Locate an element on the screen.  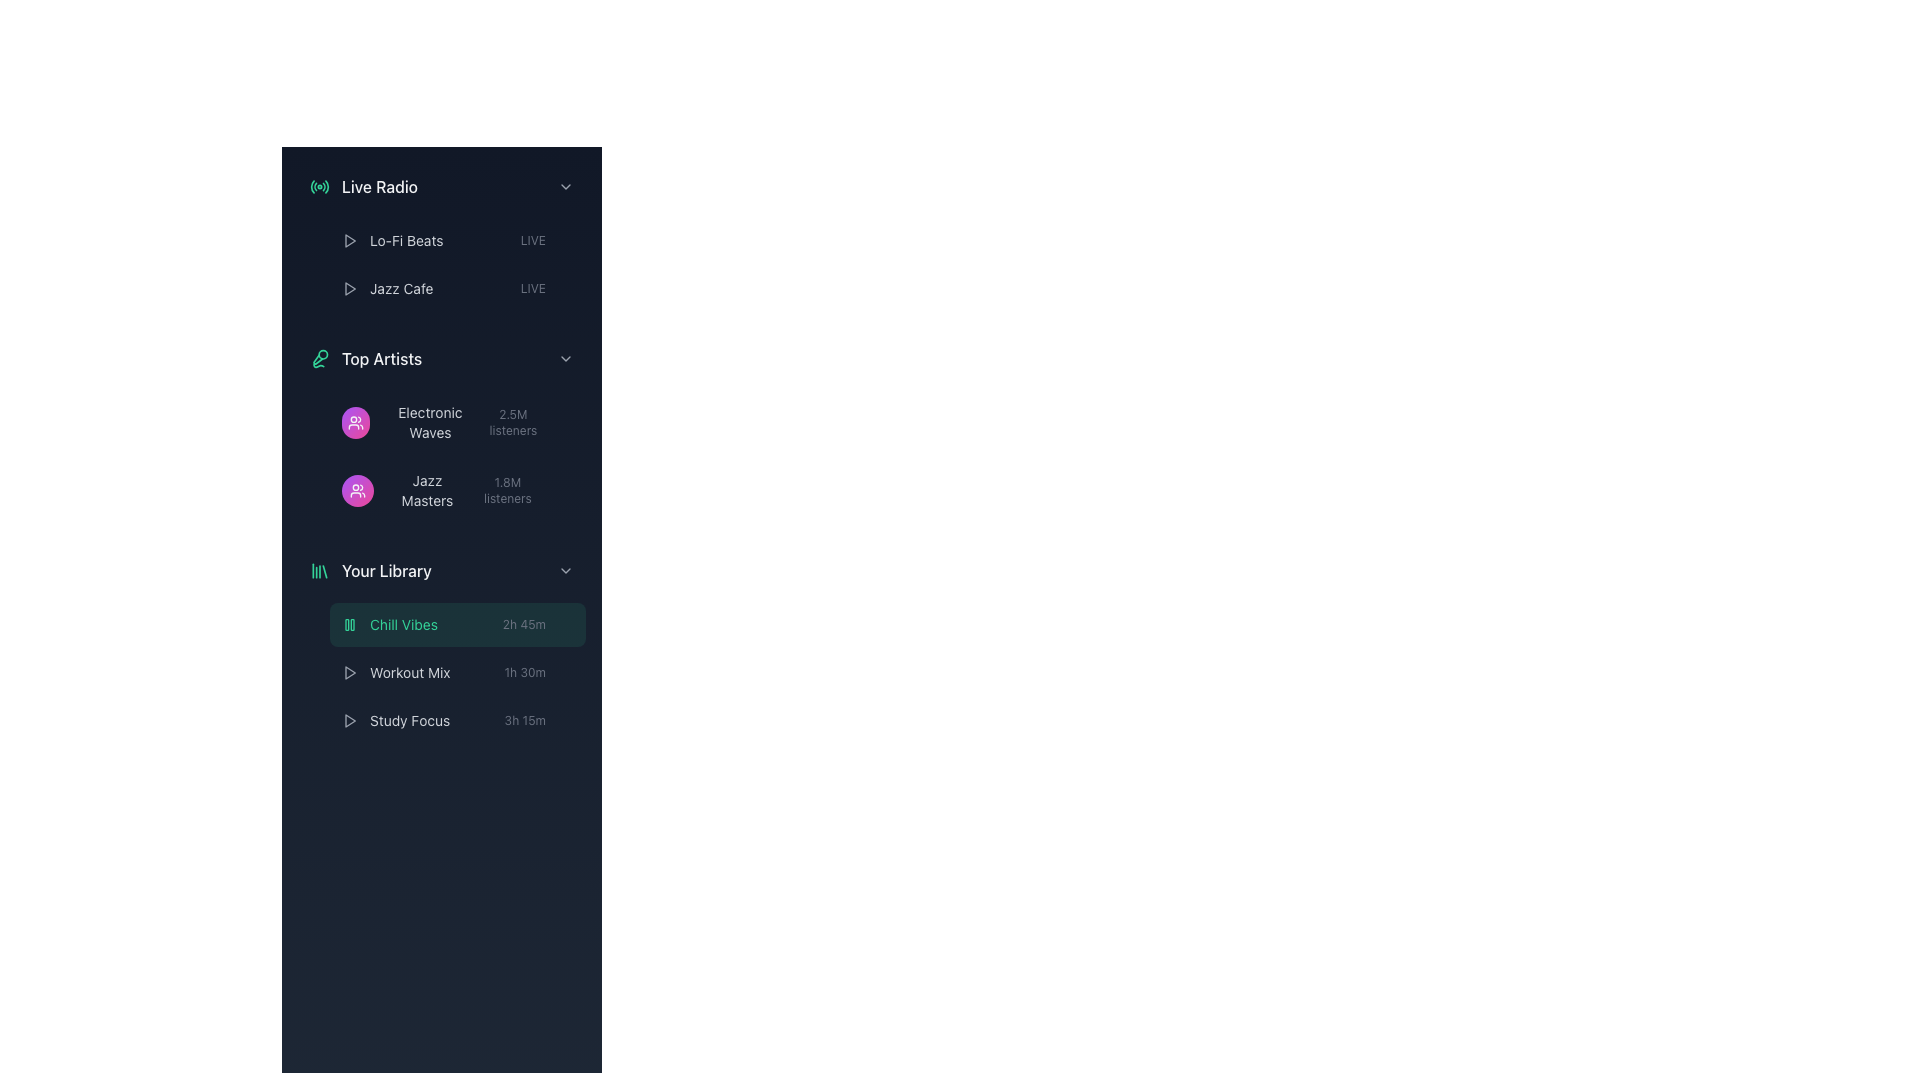
the 'Jazz Masters' text label in the 'Top Artists' section of the left sidebar menu, which displays the name of the artist and is located above the listener statistic text is located at coordinates (404, 490).